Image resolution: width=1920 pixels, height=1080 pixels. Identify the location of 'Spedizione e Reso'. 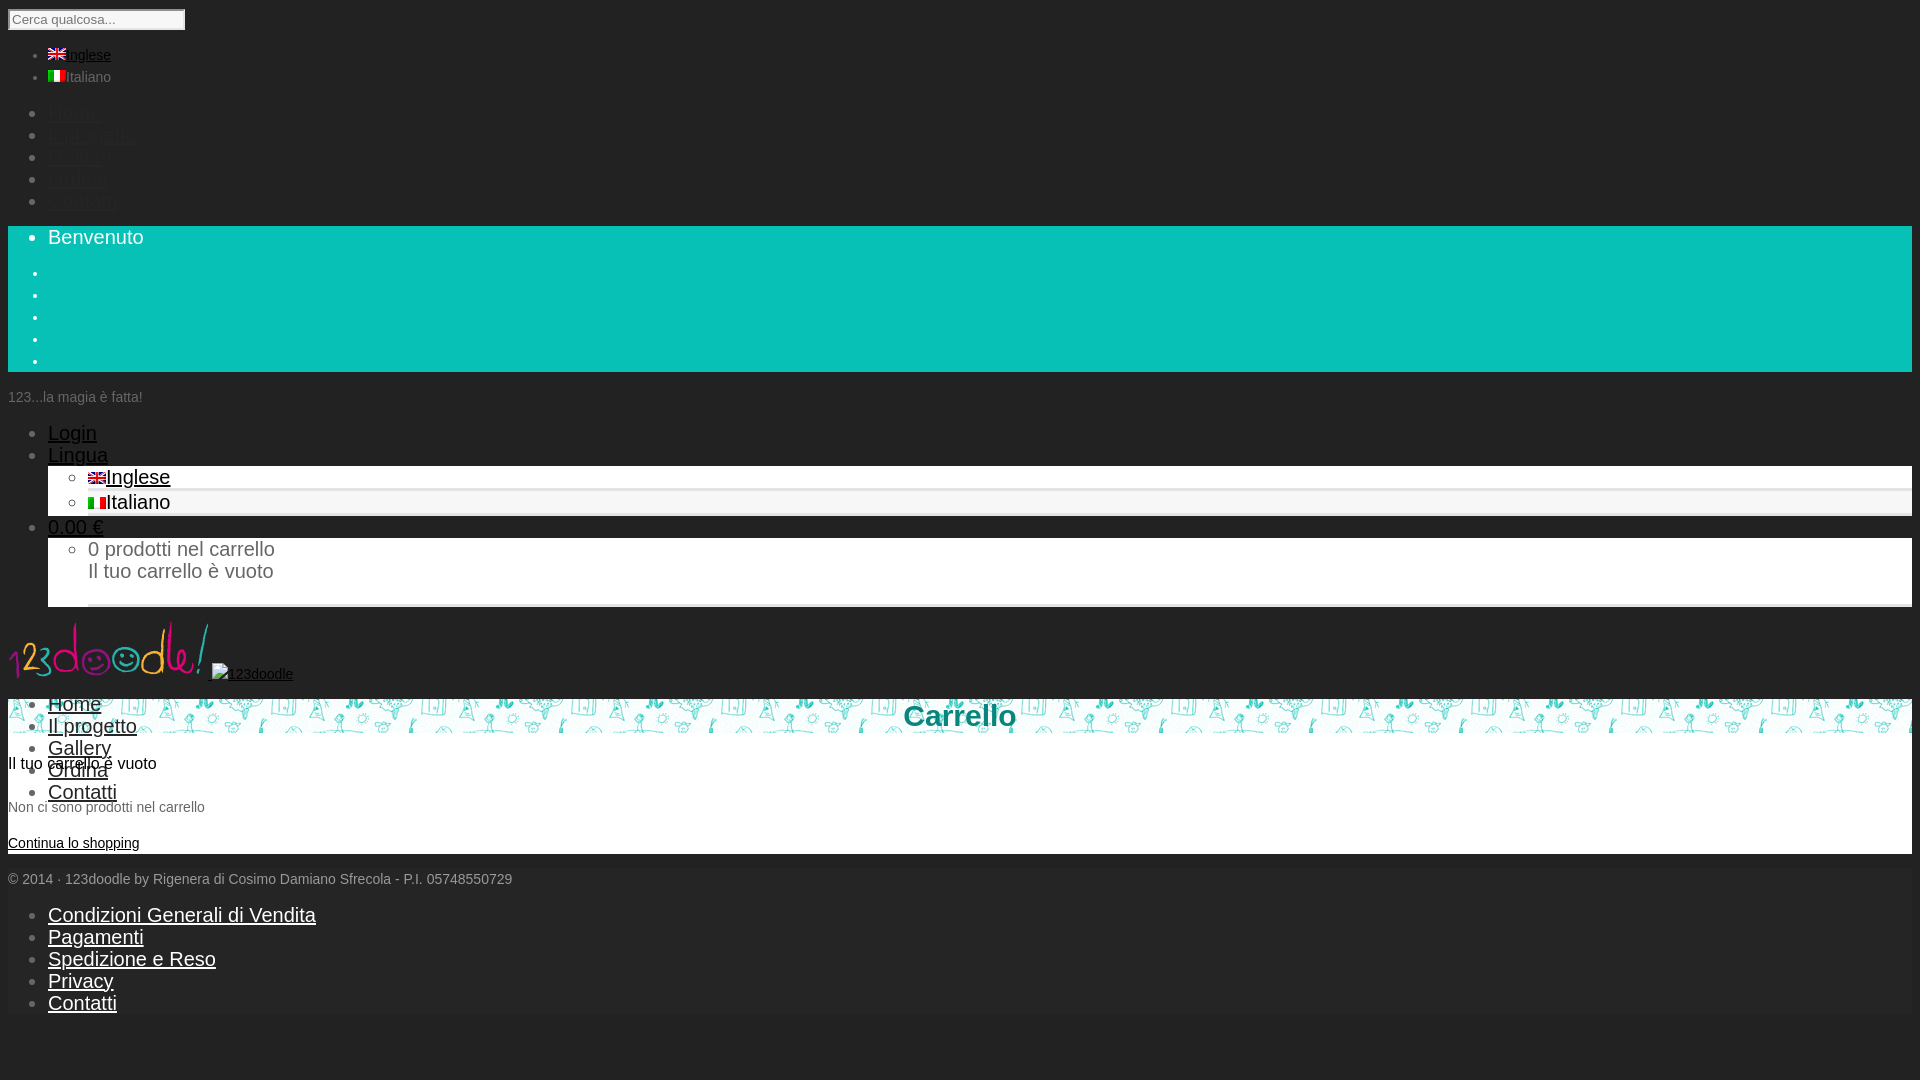
(131, 958).